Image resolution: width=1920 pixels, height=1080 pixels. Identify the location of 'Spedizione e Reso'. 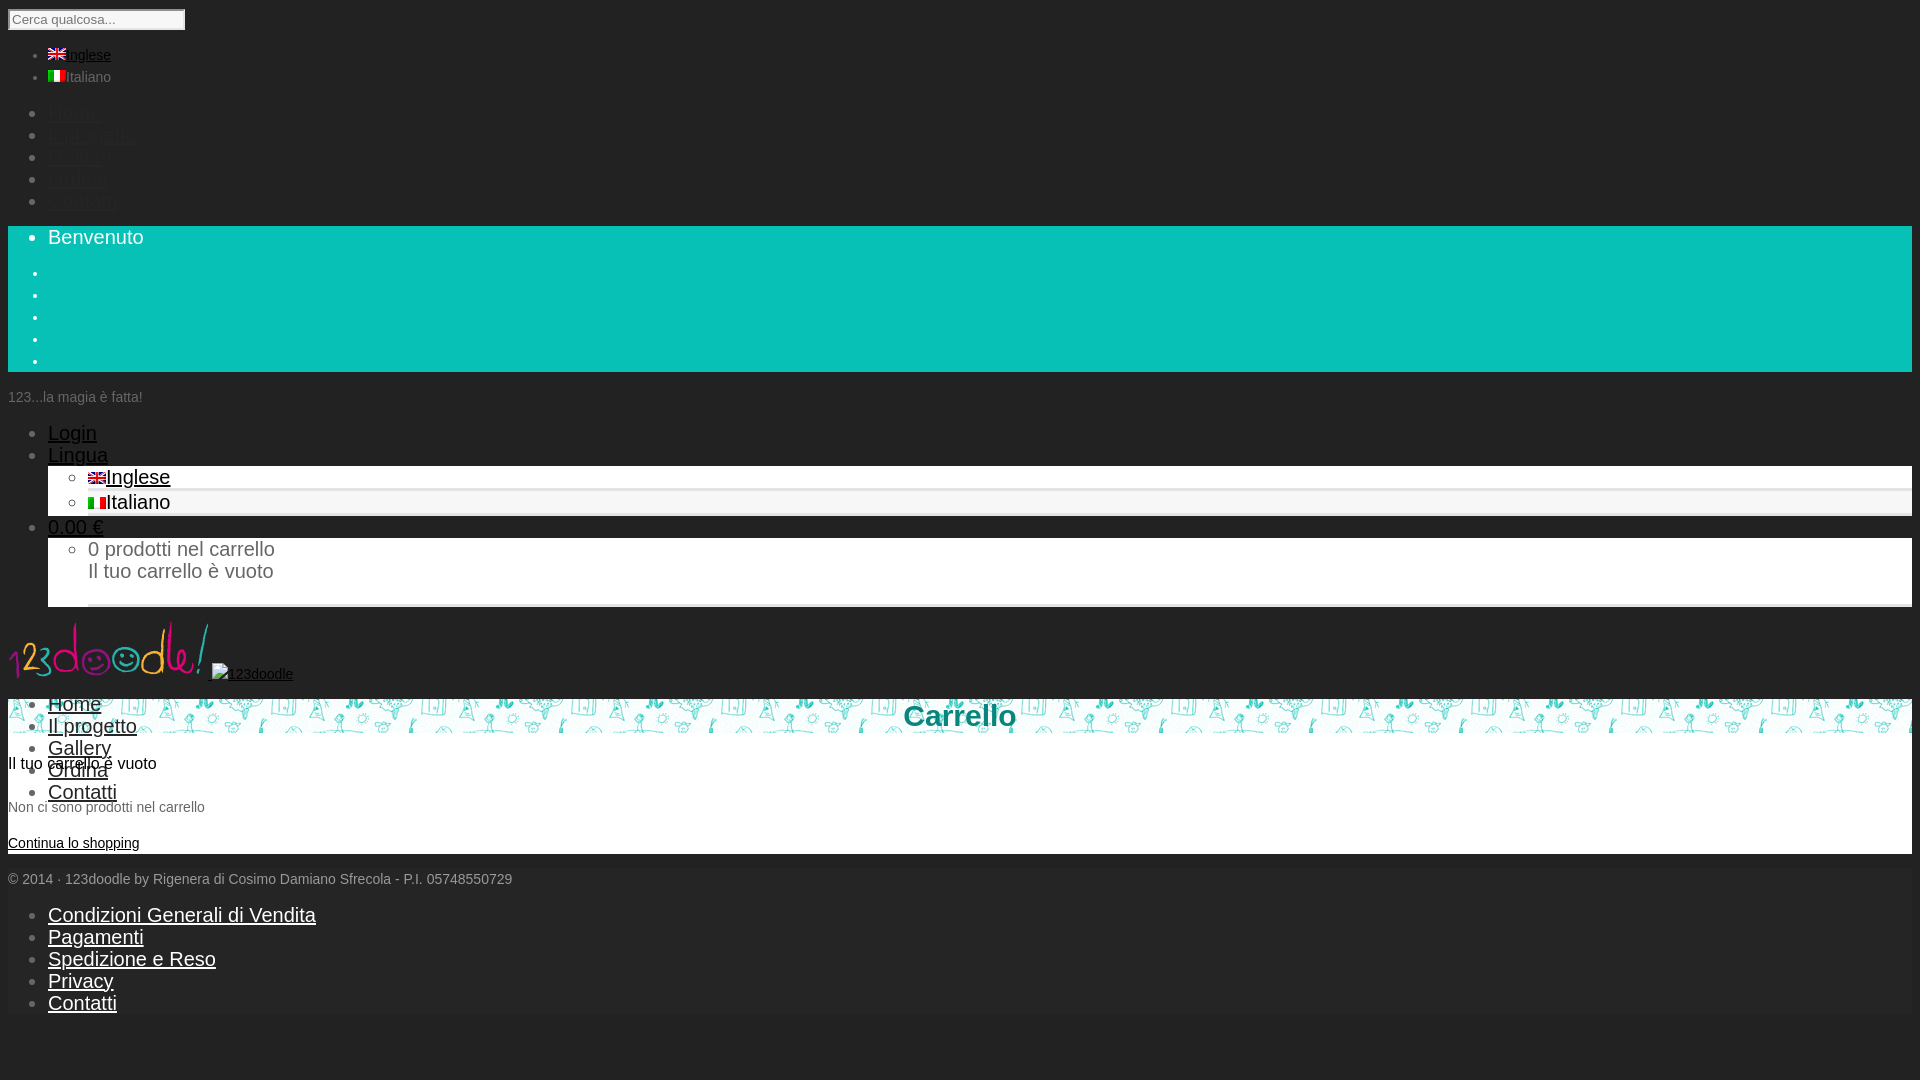
(131, 958).